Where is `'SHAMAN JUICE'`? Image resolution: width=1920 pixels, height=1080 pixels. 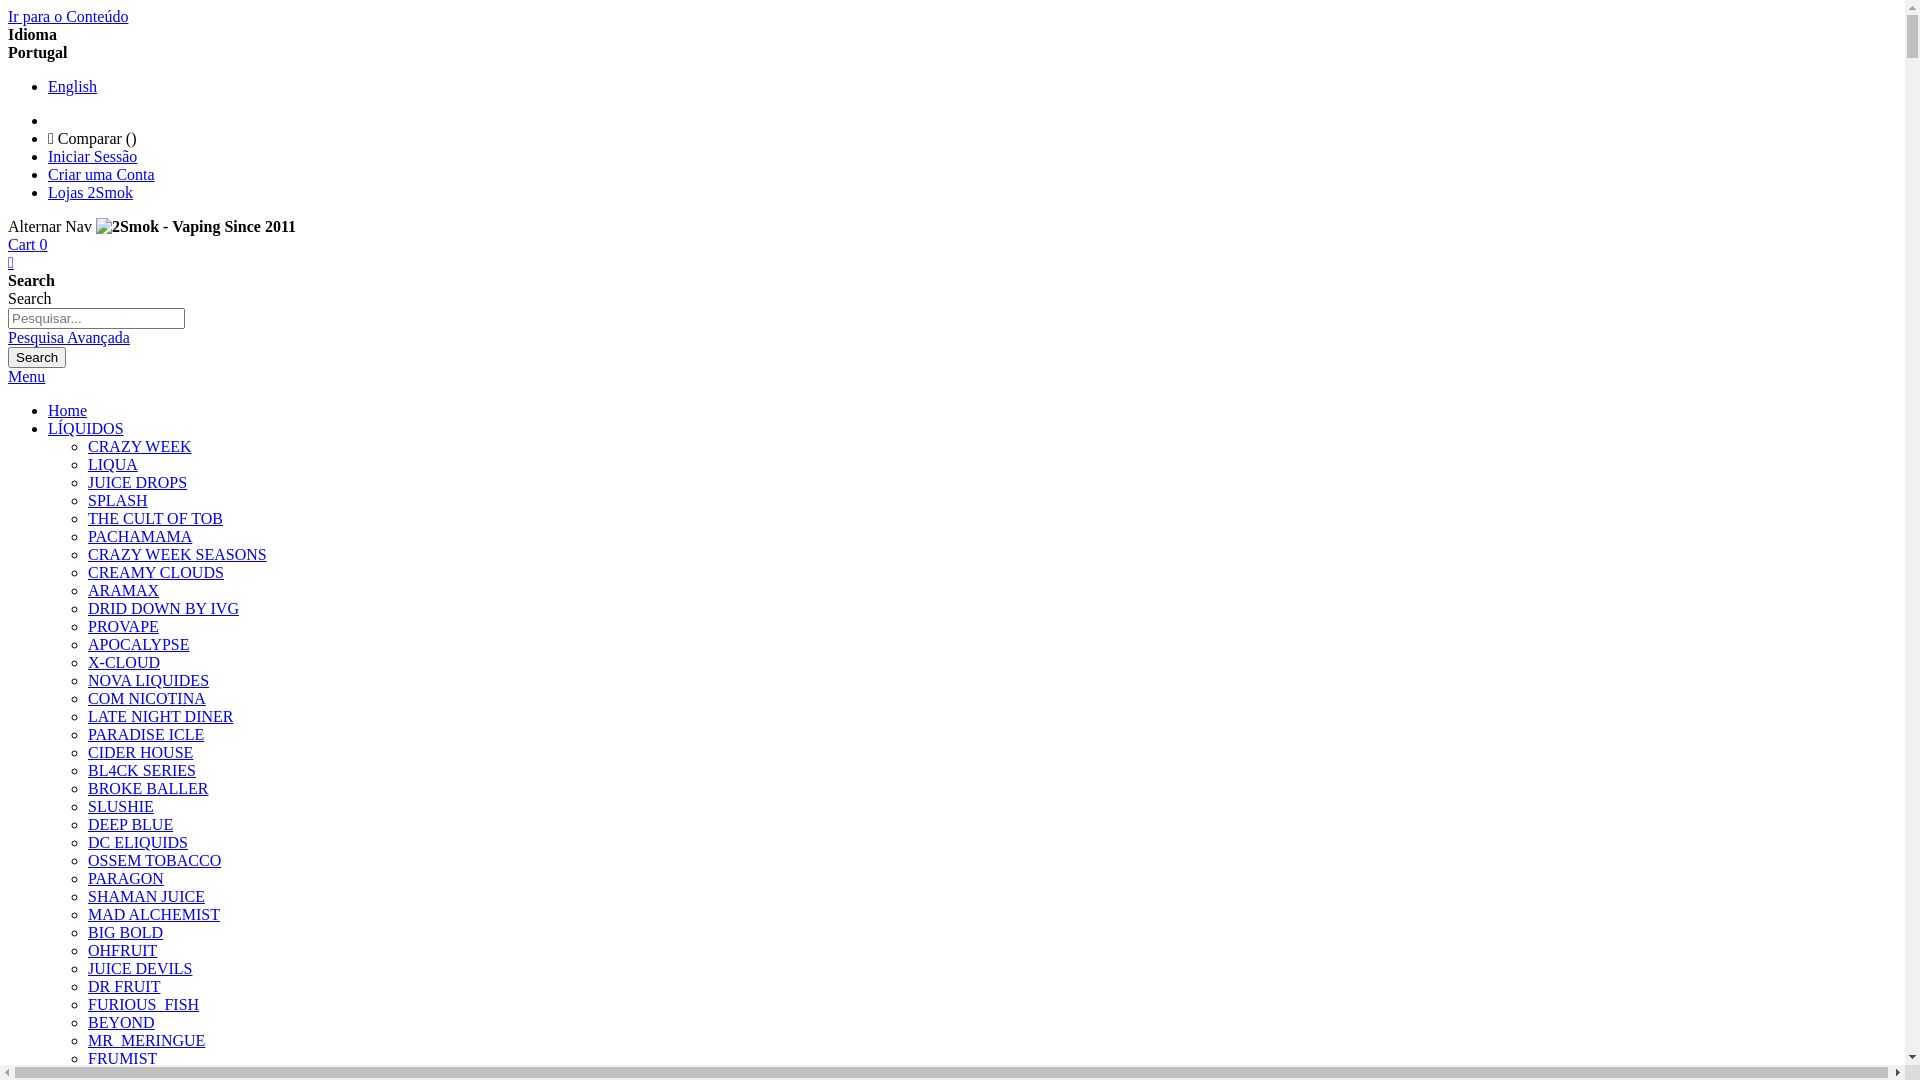
'SHAMAN JUICE' is located at coordinates (145, 895).